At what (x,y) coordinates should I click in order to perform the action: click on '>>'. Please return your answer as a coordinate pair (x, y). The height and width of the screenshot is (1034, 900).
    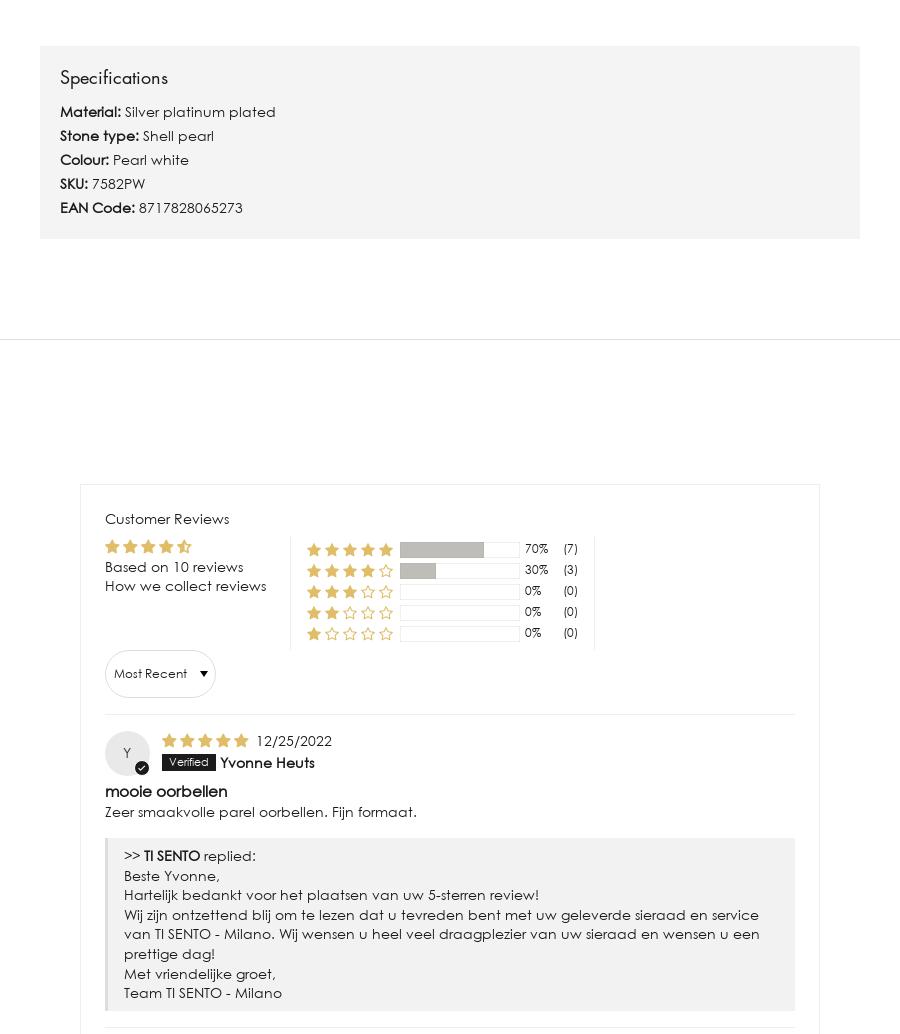
    Looking at the image, I should click on (134, 854).